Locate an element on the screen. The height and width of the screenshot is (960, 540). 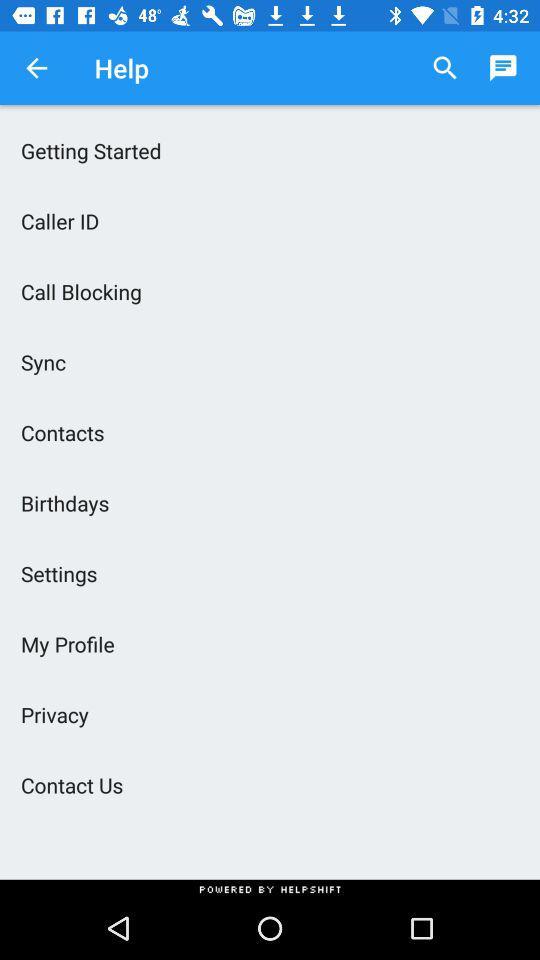
the my profile icon is located at coordinates (270, 643).